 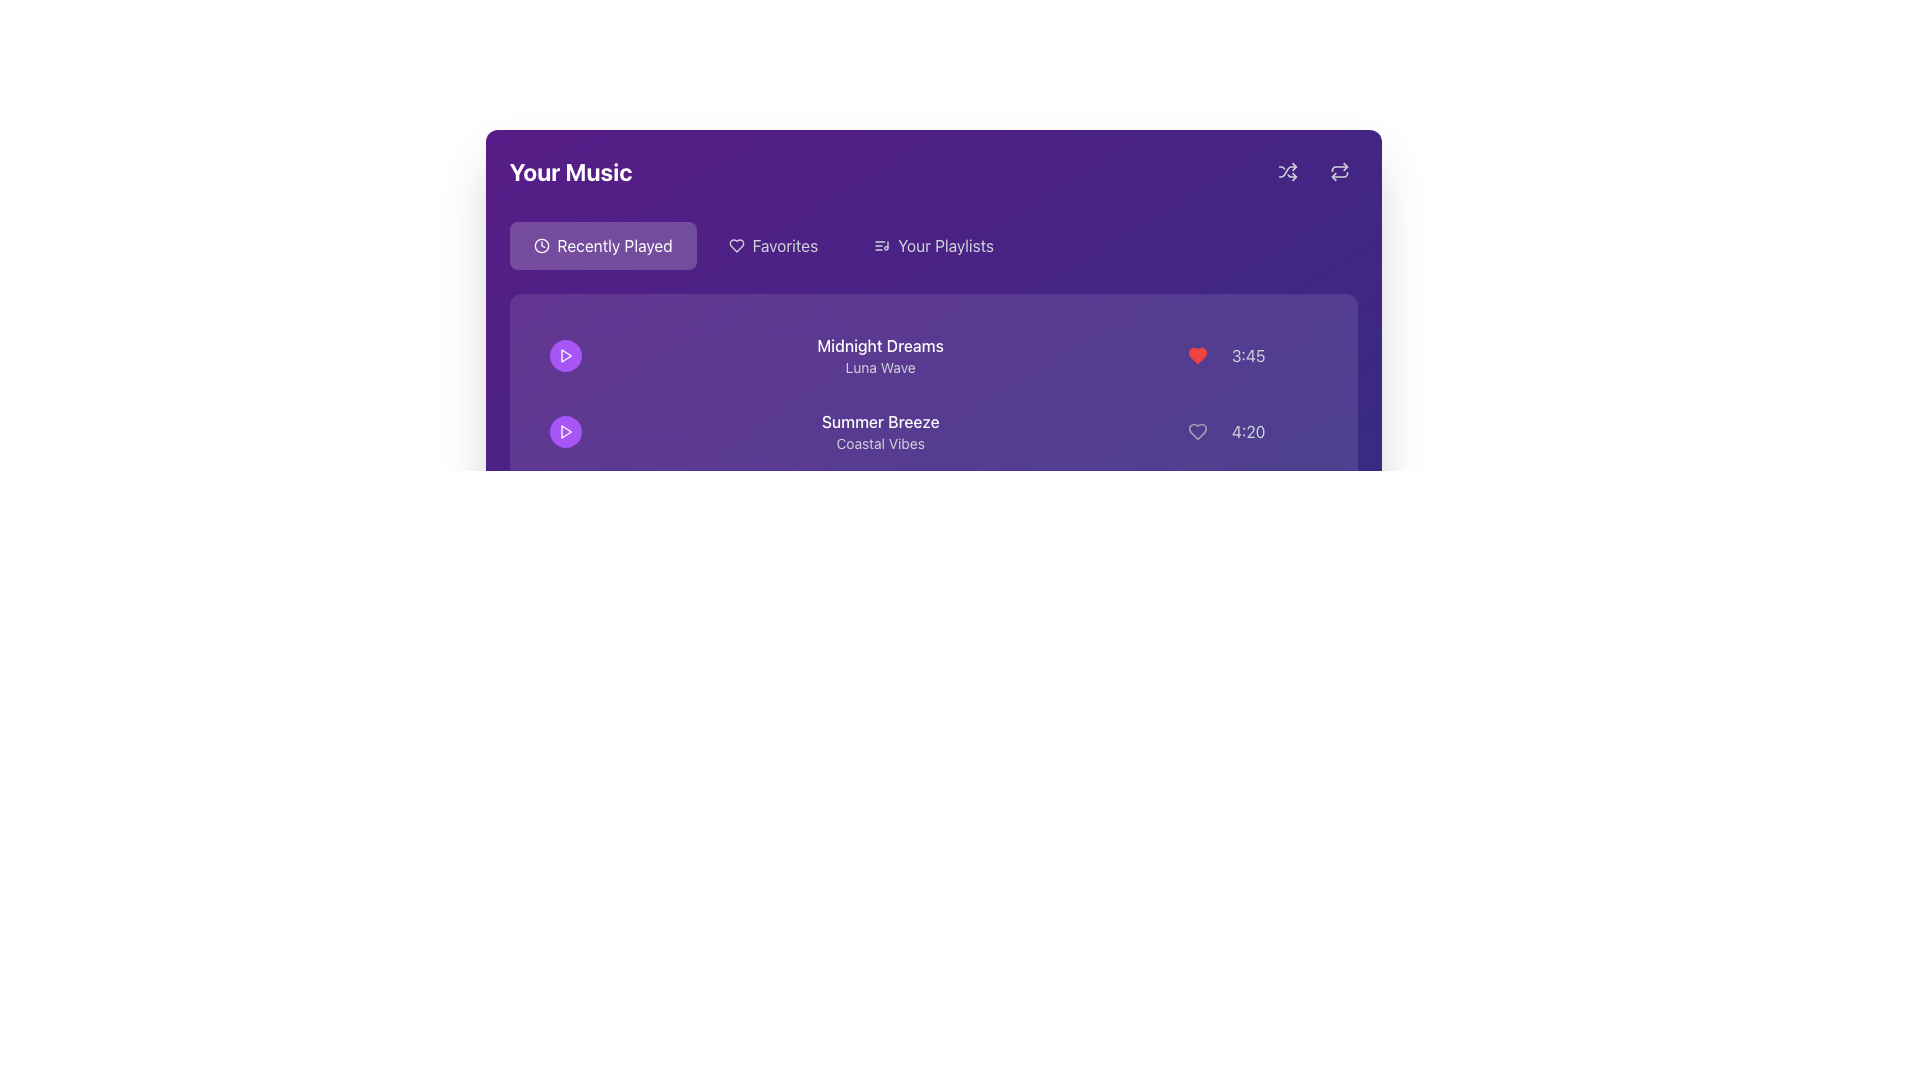 What do you see at coordinates (1287, 171) in the screenshot?
I see `the shuffle button located in the top-right corner of the header area, identified by its icon of two crossed arrows and a circular background` at bounding box center [1287, 171].